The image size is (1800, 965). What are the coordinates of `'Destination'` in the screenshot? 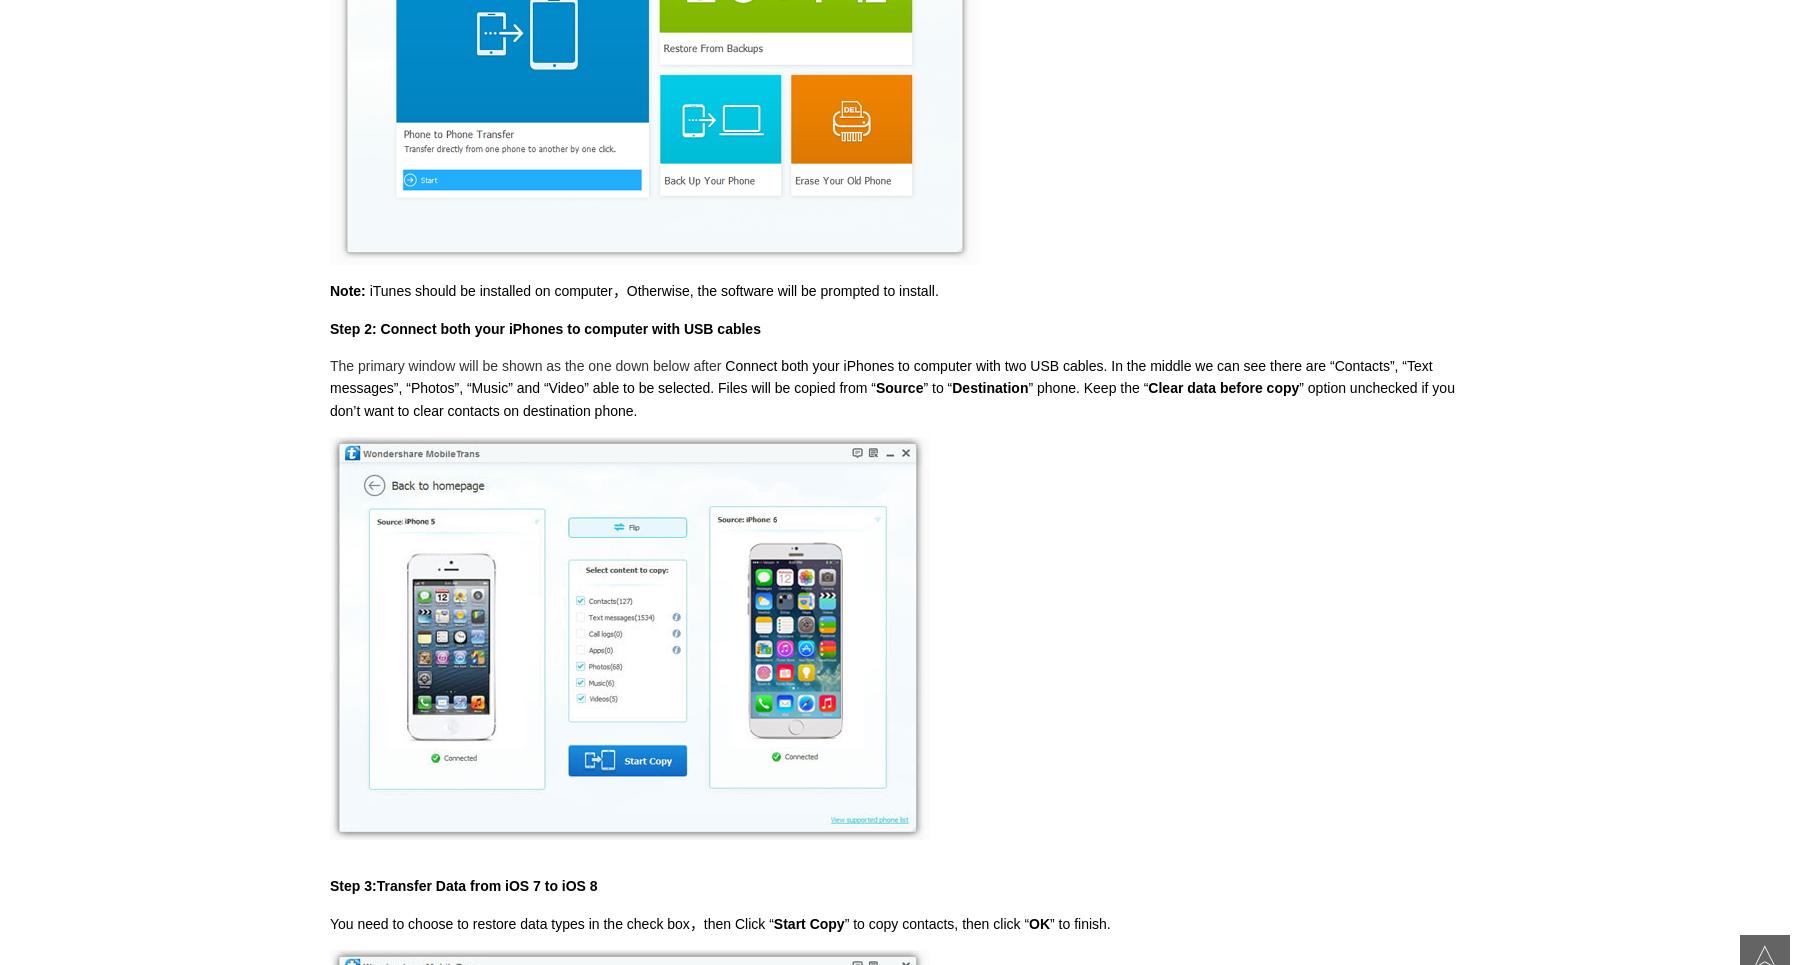 It's located at (989, 387).